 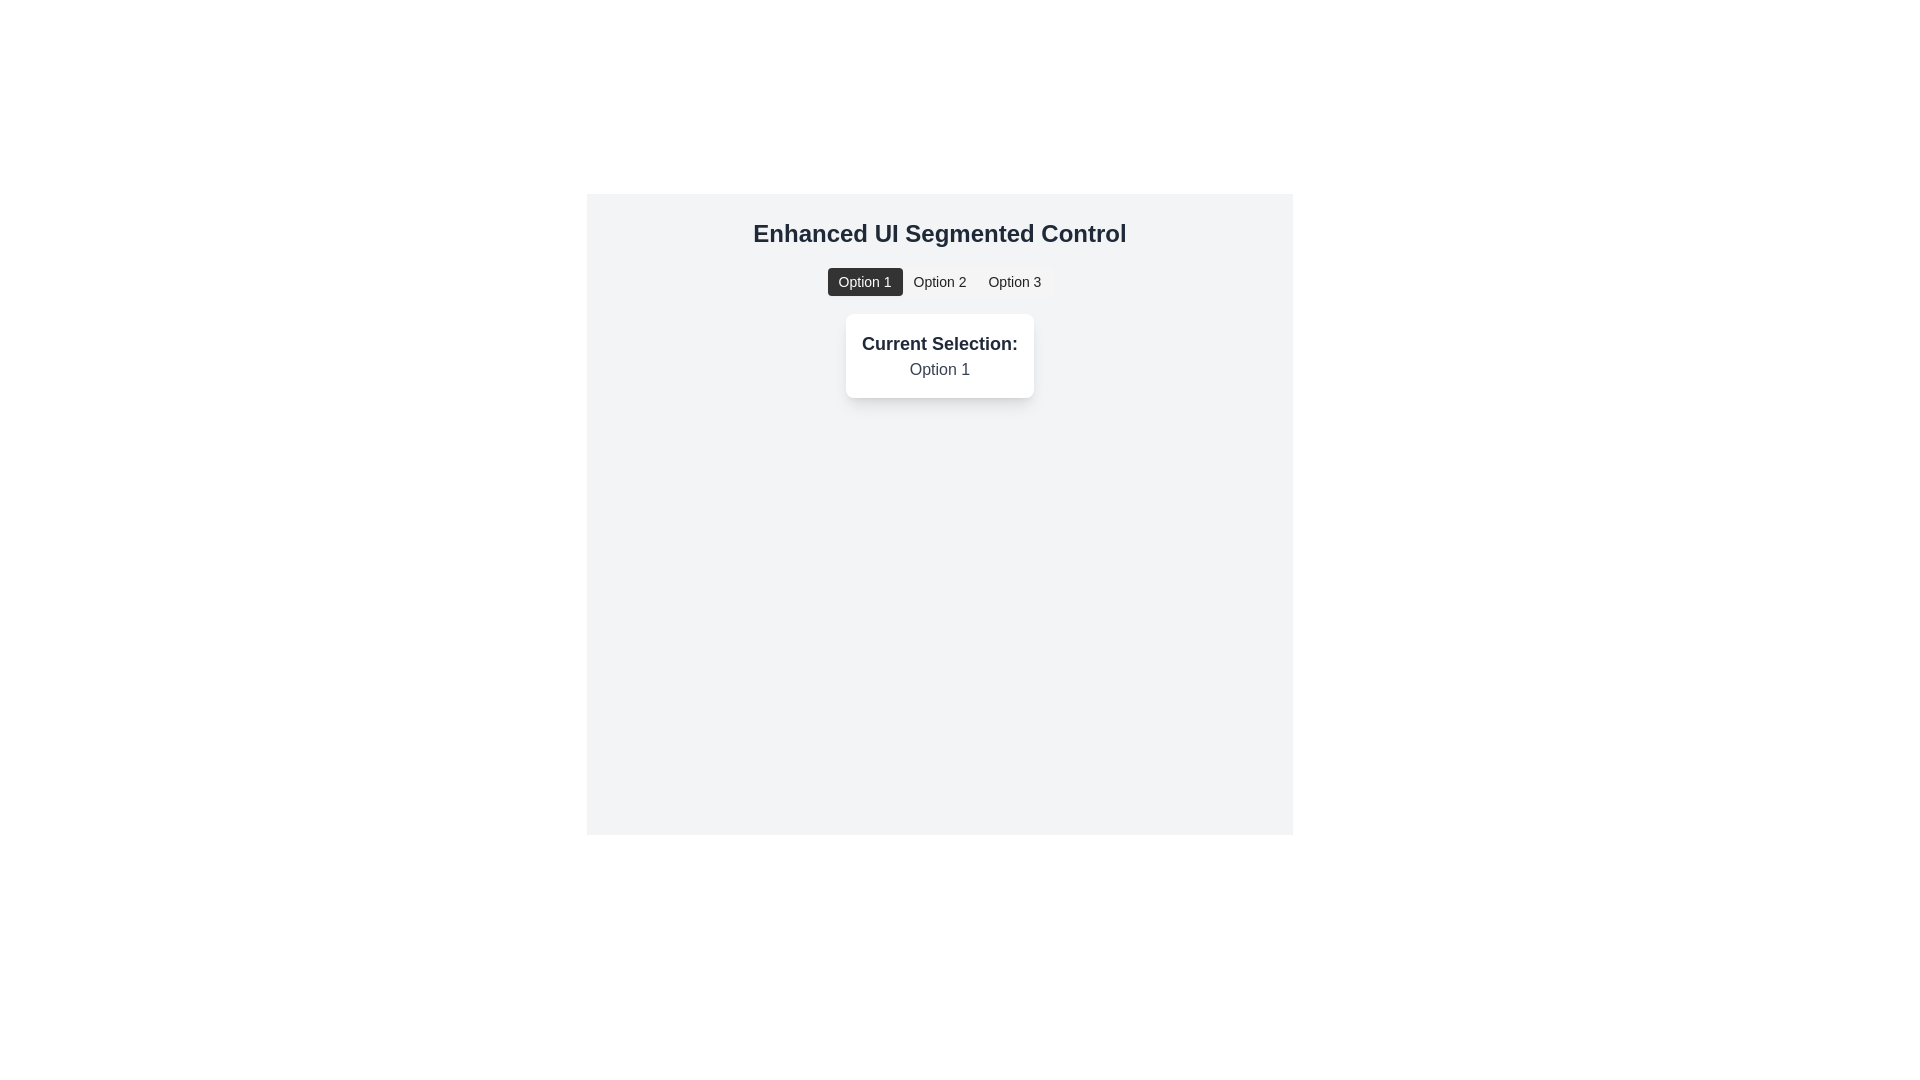 What do you see at coordinates (939, 370) in the screenshot?
I see `the text label that indicates the currently selected option in the segmented selection interface, located below the 'Current Selection:' label` at bounding box center [939, 370].